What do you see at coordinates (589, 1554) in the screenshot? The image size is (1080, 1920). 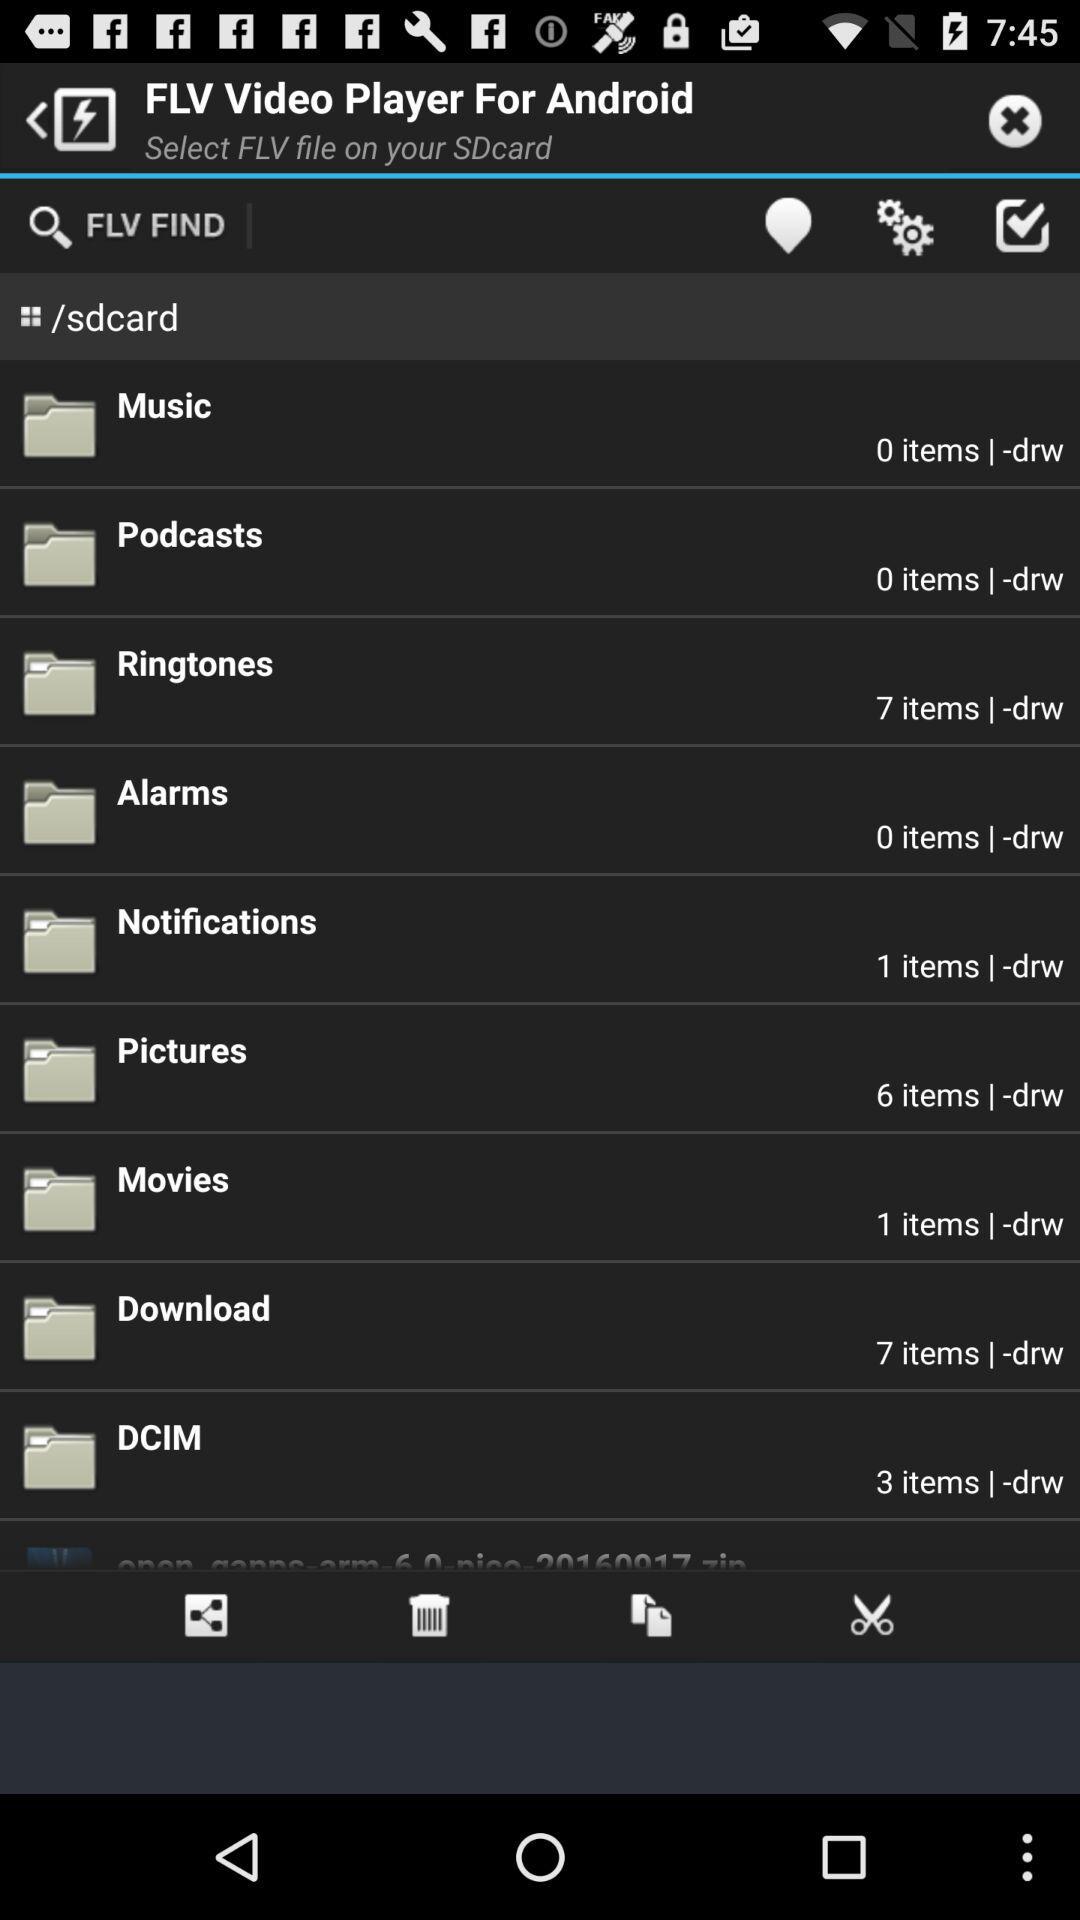 I see `open_gapps arm 6 app` at bounding box center [589, 1554].